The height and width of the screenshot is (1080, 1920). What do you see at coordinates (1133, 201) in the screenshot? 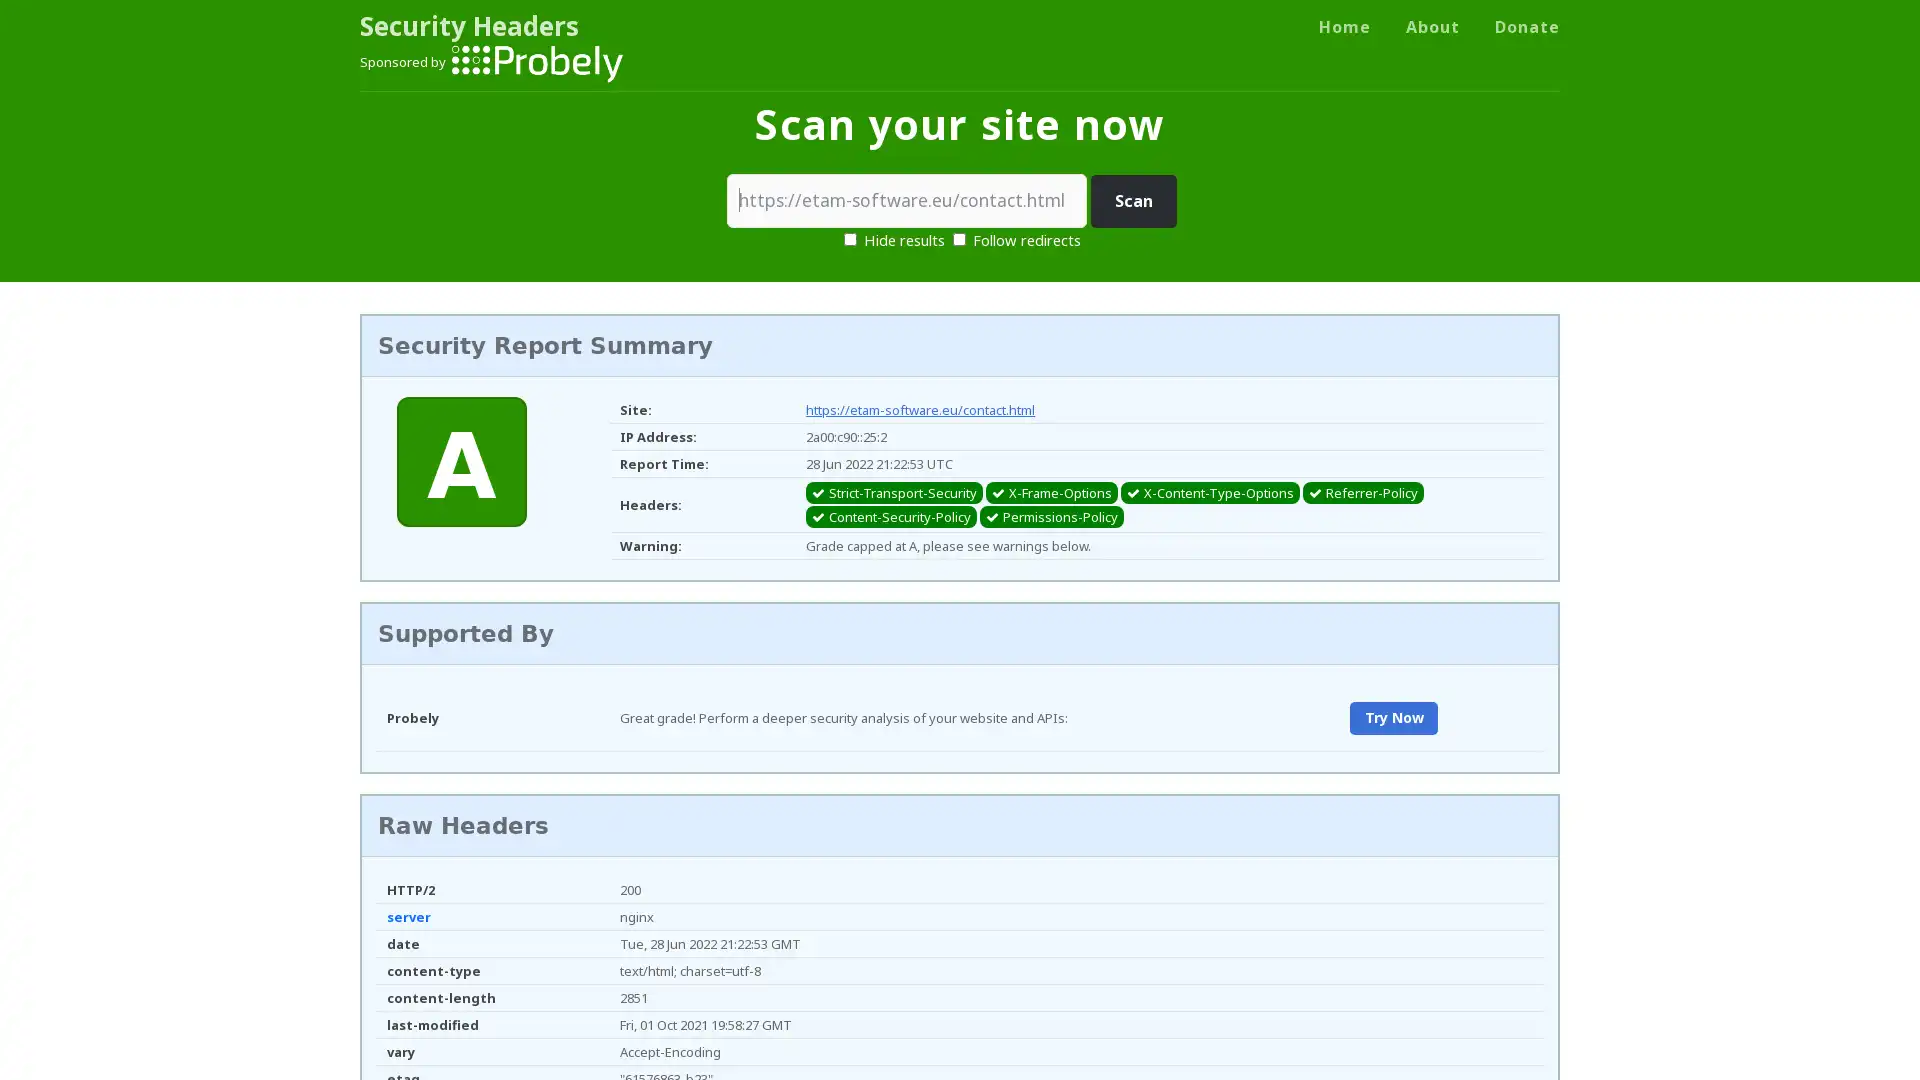
I see `Scan` at bounding box center [1133, 201].